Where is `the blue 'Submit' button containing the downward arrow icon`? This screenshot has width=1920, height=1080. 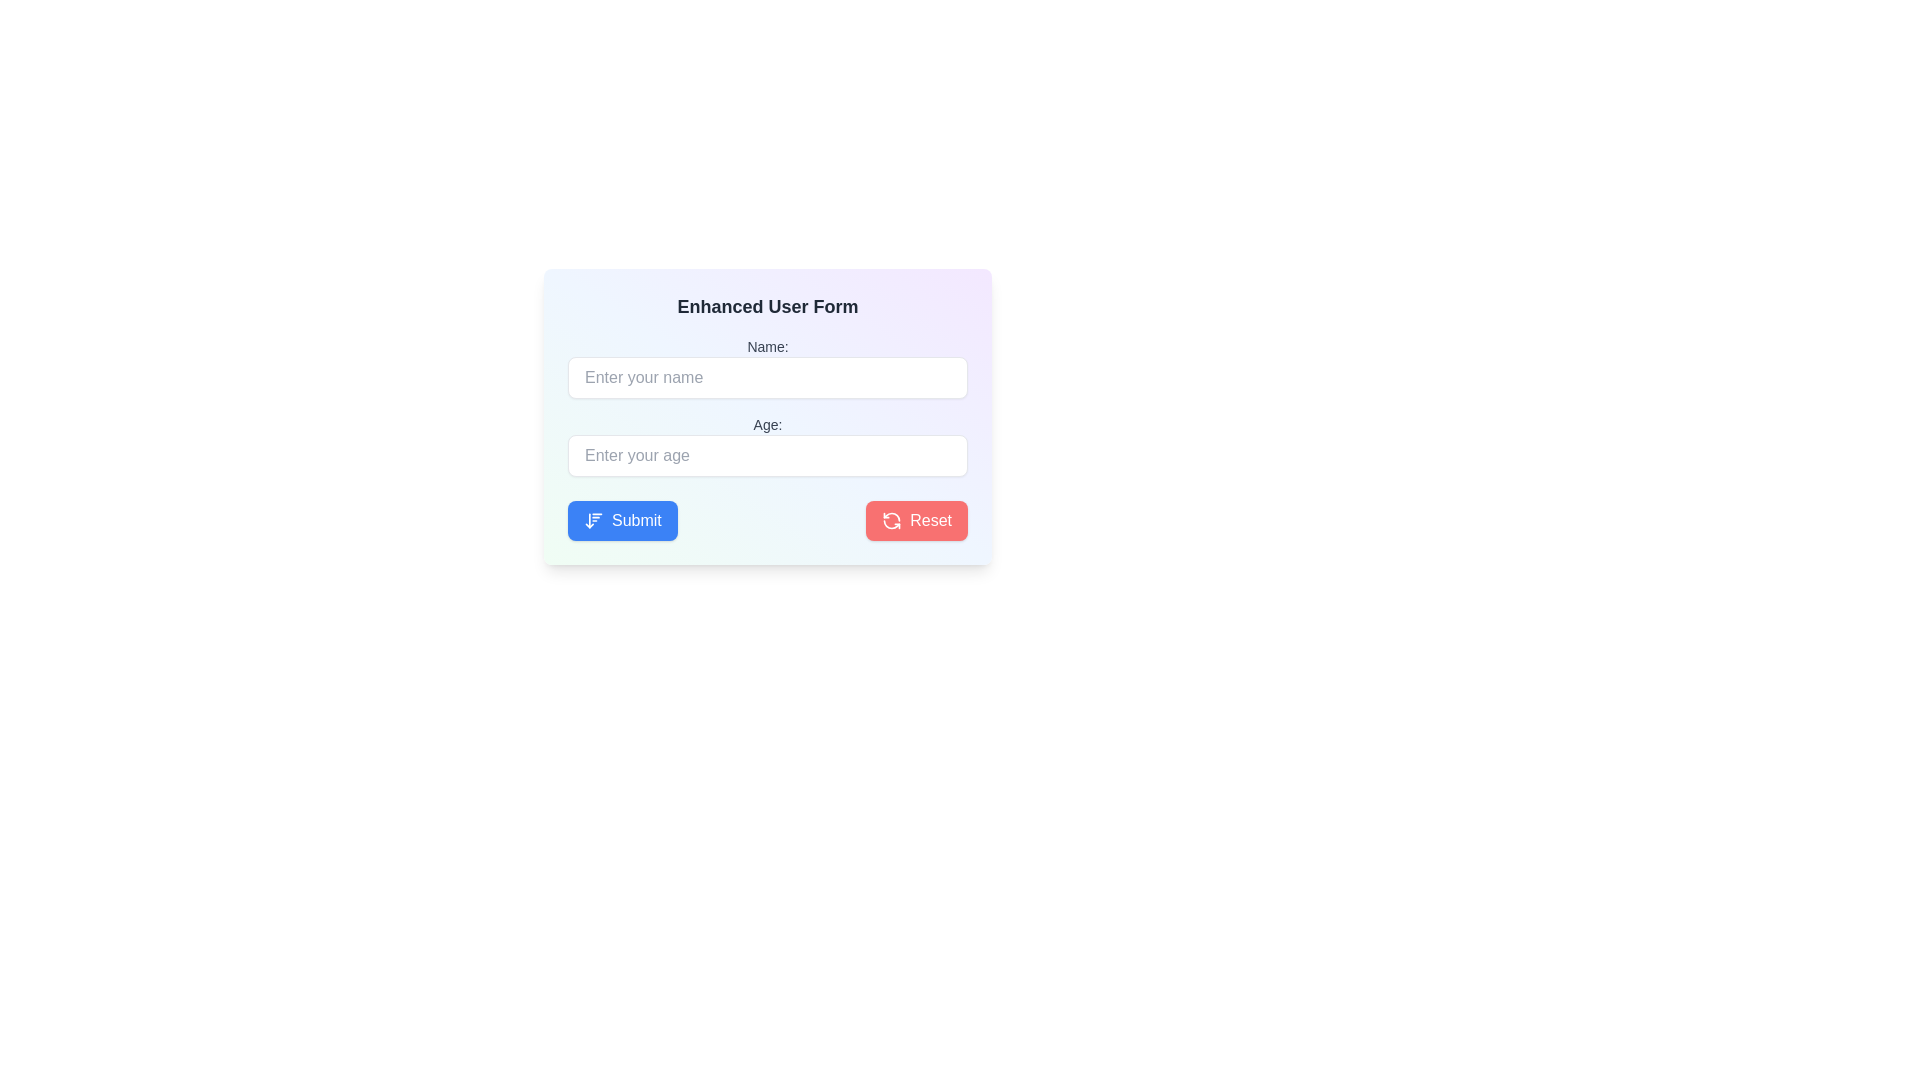
the blue 'Submit' button containing the downward arrow icon is located at coordinates (593, 519).